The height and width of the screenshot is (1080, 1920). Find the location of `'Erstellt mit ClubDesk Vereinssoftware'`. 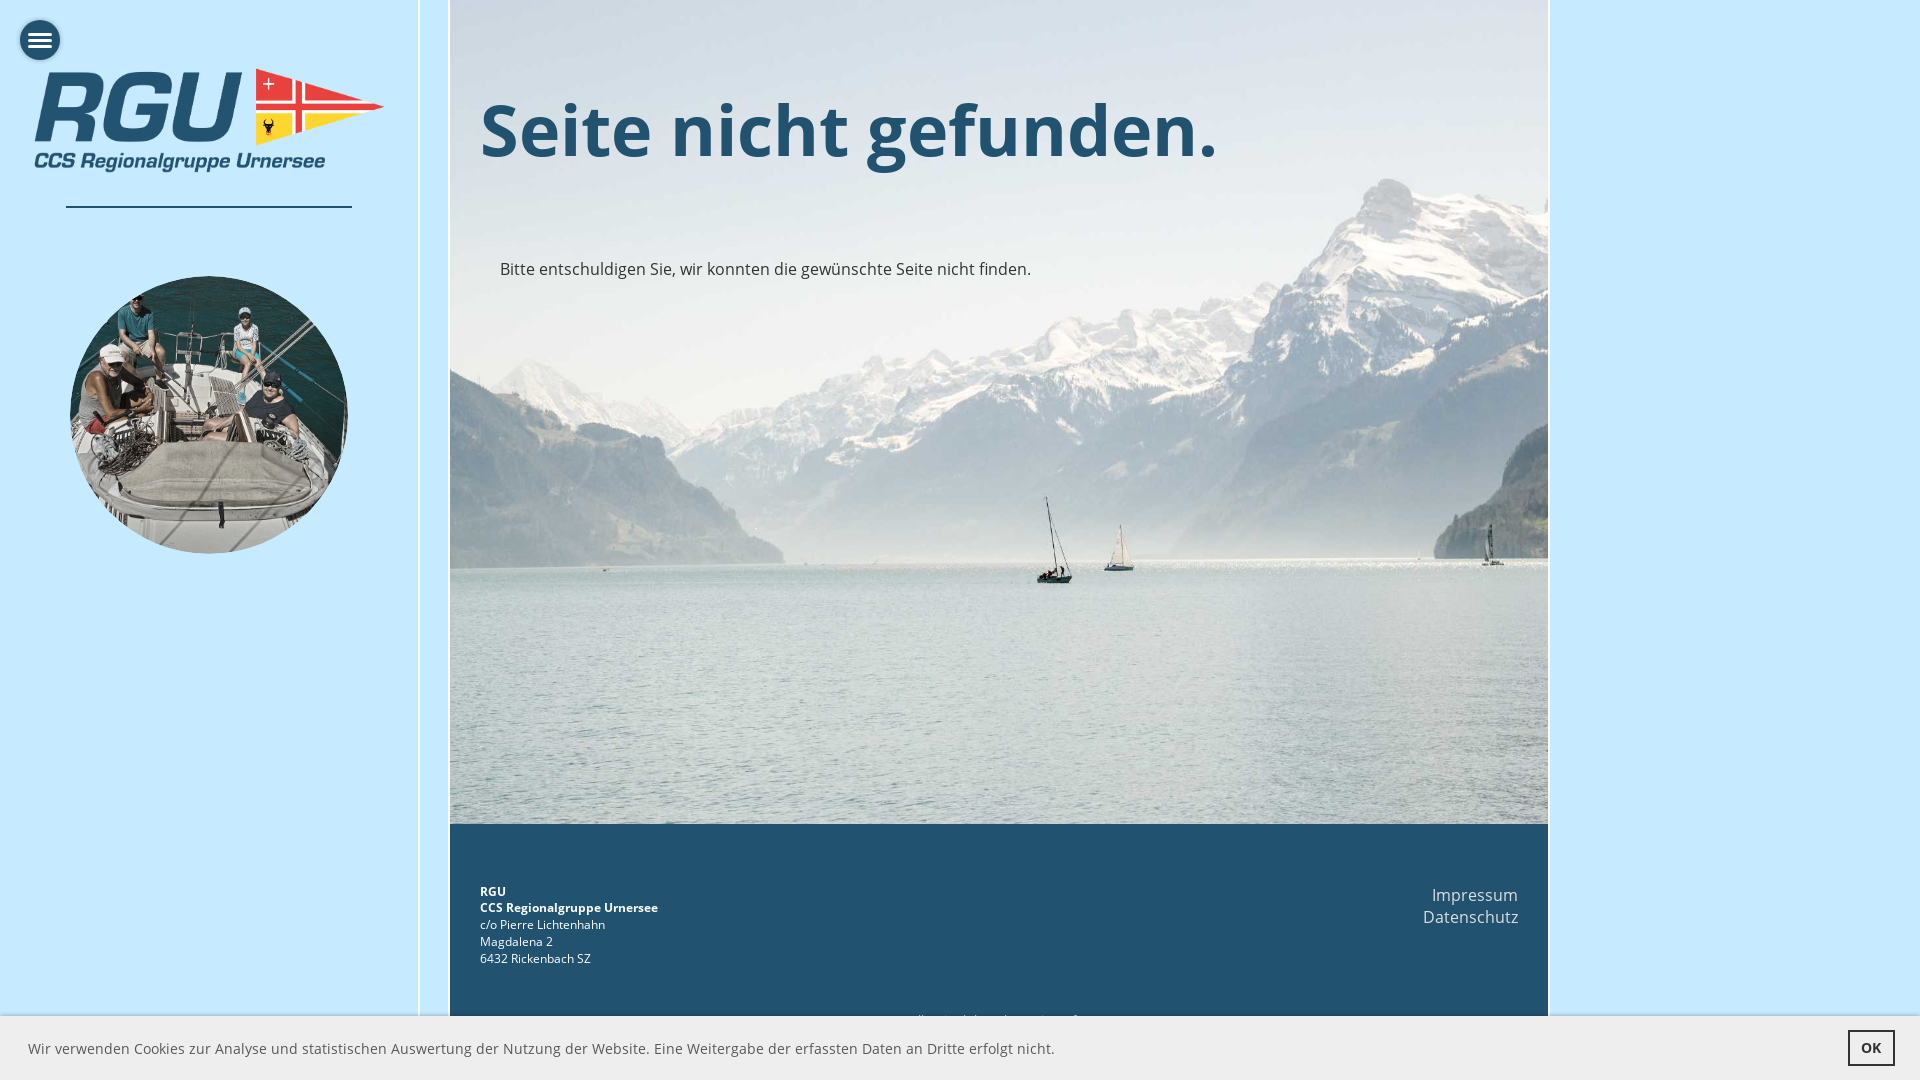

'Erstellt mit ClubDesk Vereinssoftware' is located at coordinates (998, 1019).